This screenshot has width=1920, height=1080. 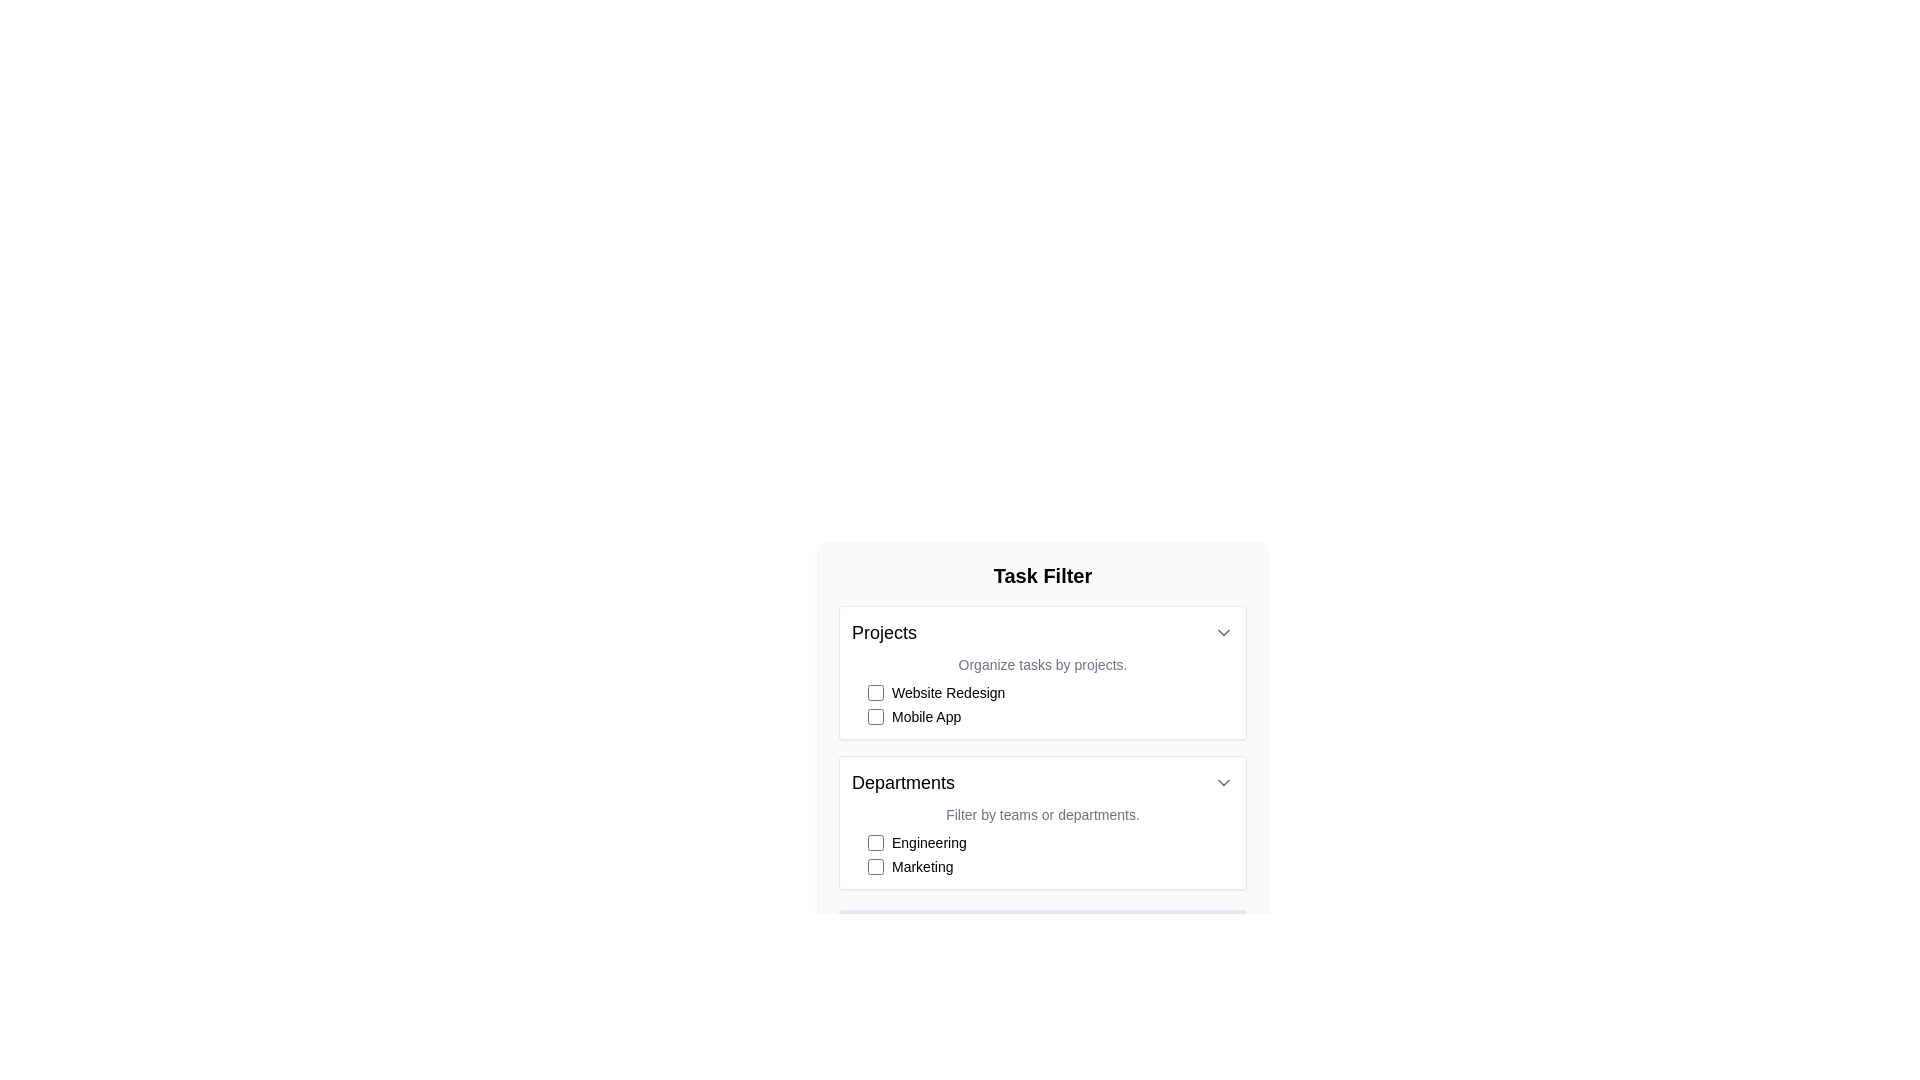 I want to click on the checkbox for the 'Mobile App' selection in the 'Projects' section, so click(x=875, y=716).